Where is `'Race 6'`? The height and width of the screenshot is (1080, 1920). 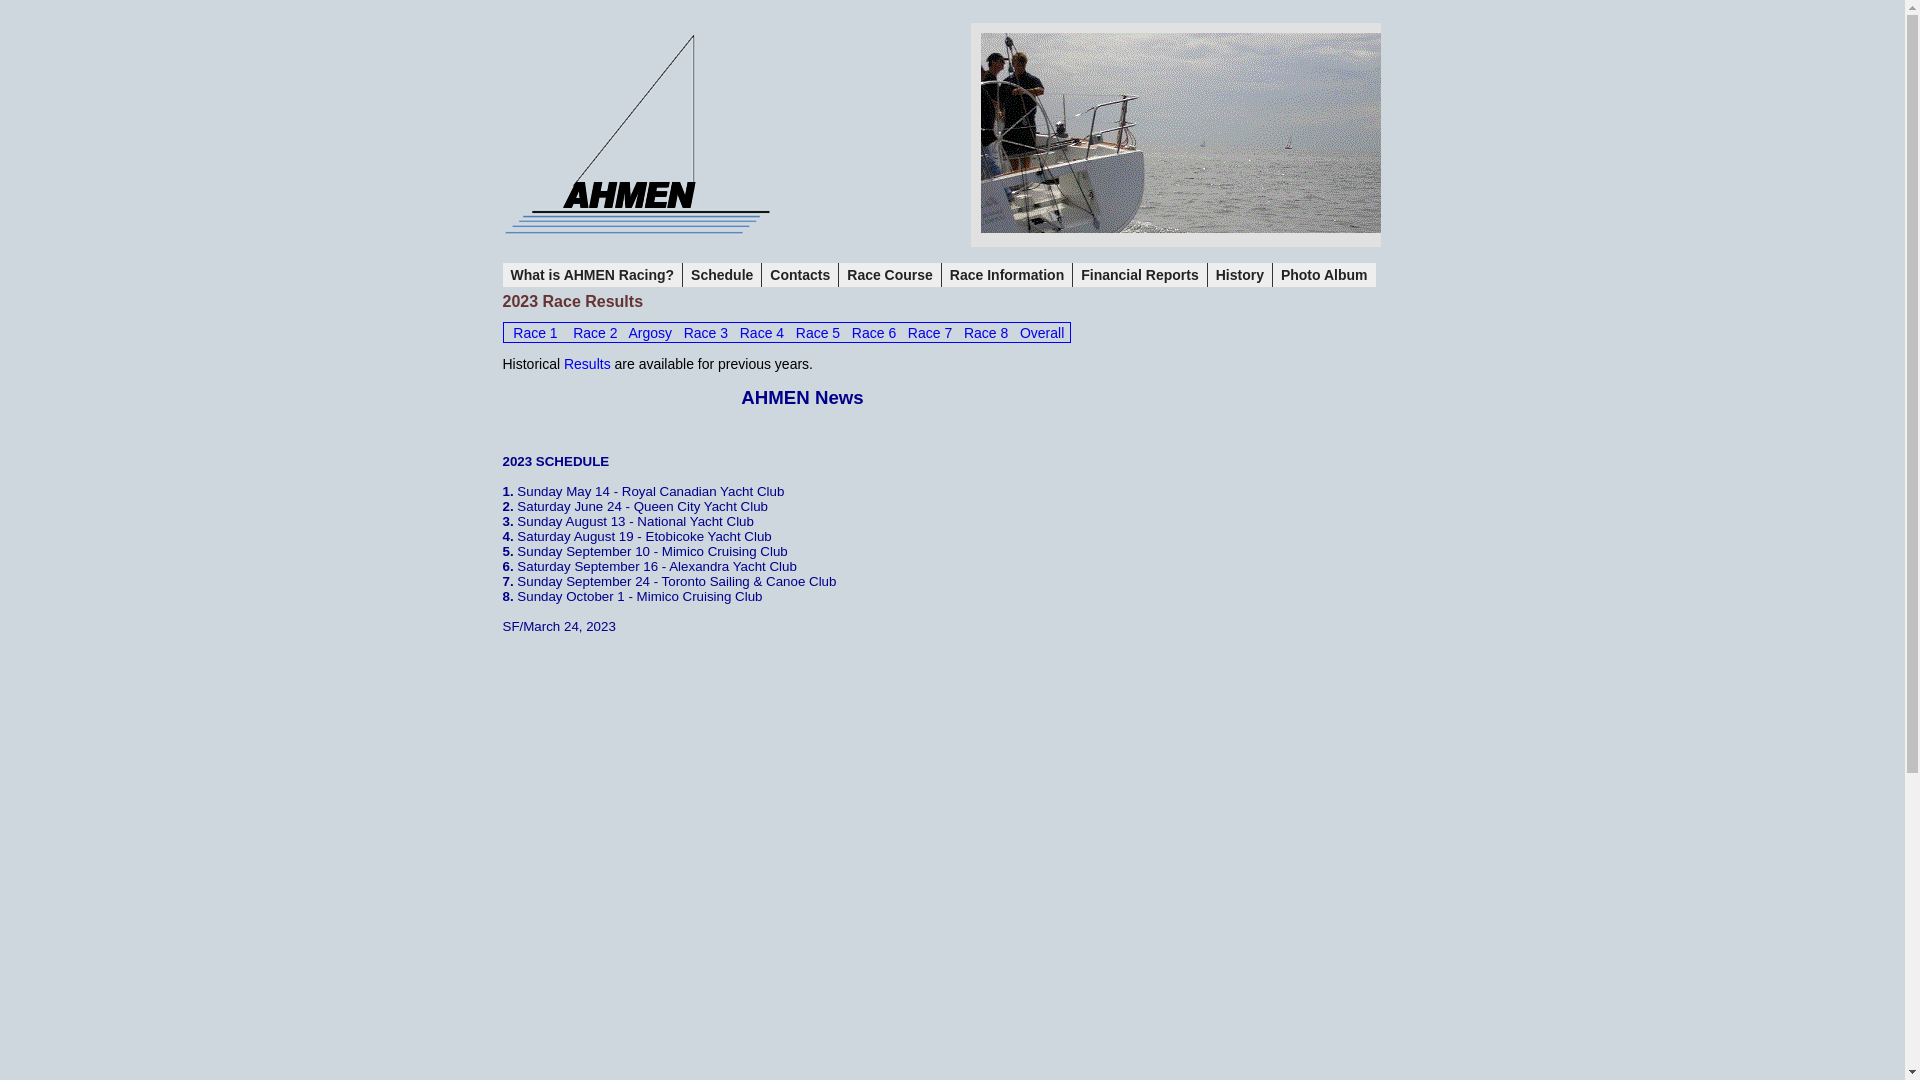
'Race 6' is located at coordinates (873, 331).